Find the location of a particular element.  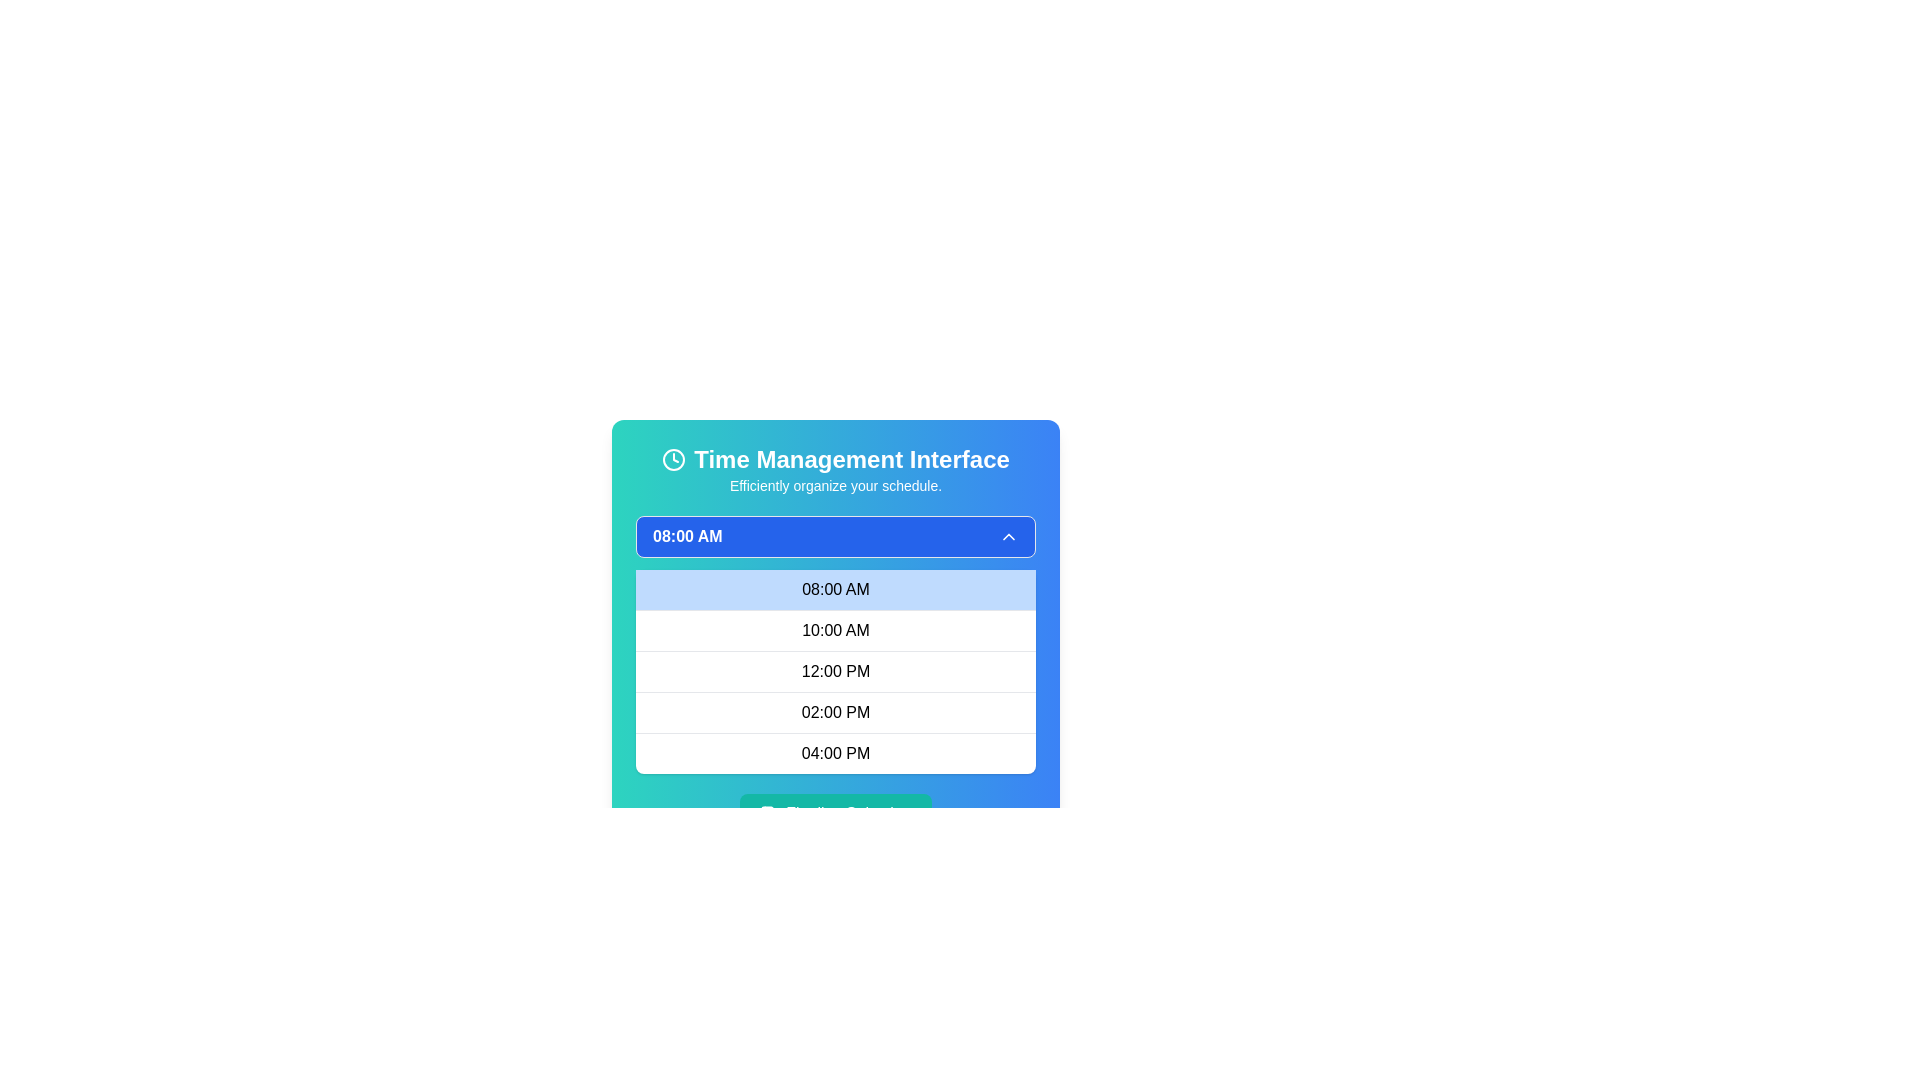

to select the time entry displaying '04:00 PM' in the vertically stacked list under the 'Time Management Interface' section is located at coordinates (835, 752).